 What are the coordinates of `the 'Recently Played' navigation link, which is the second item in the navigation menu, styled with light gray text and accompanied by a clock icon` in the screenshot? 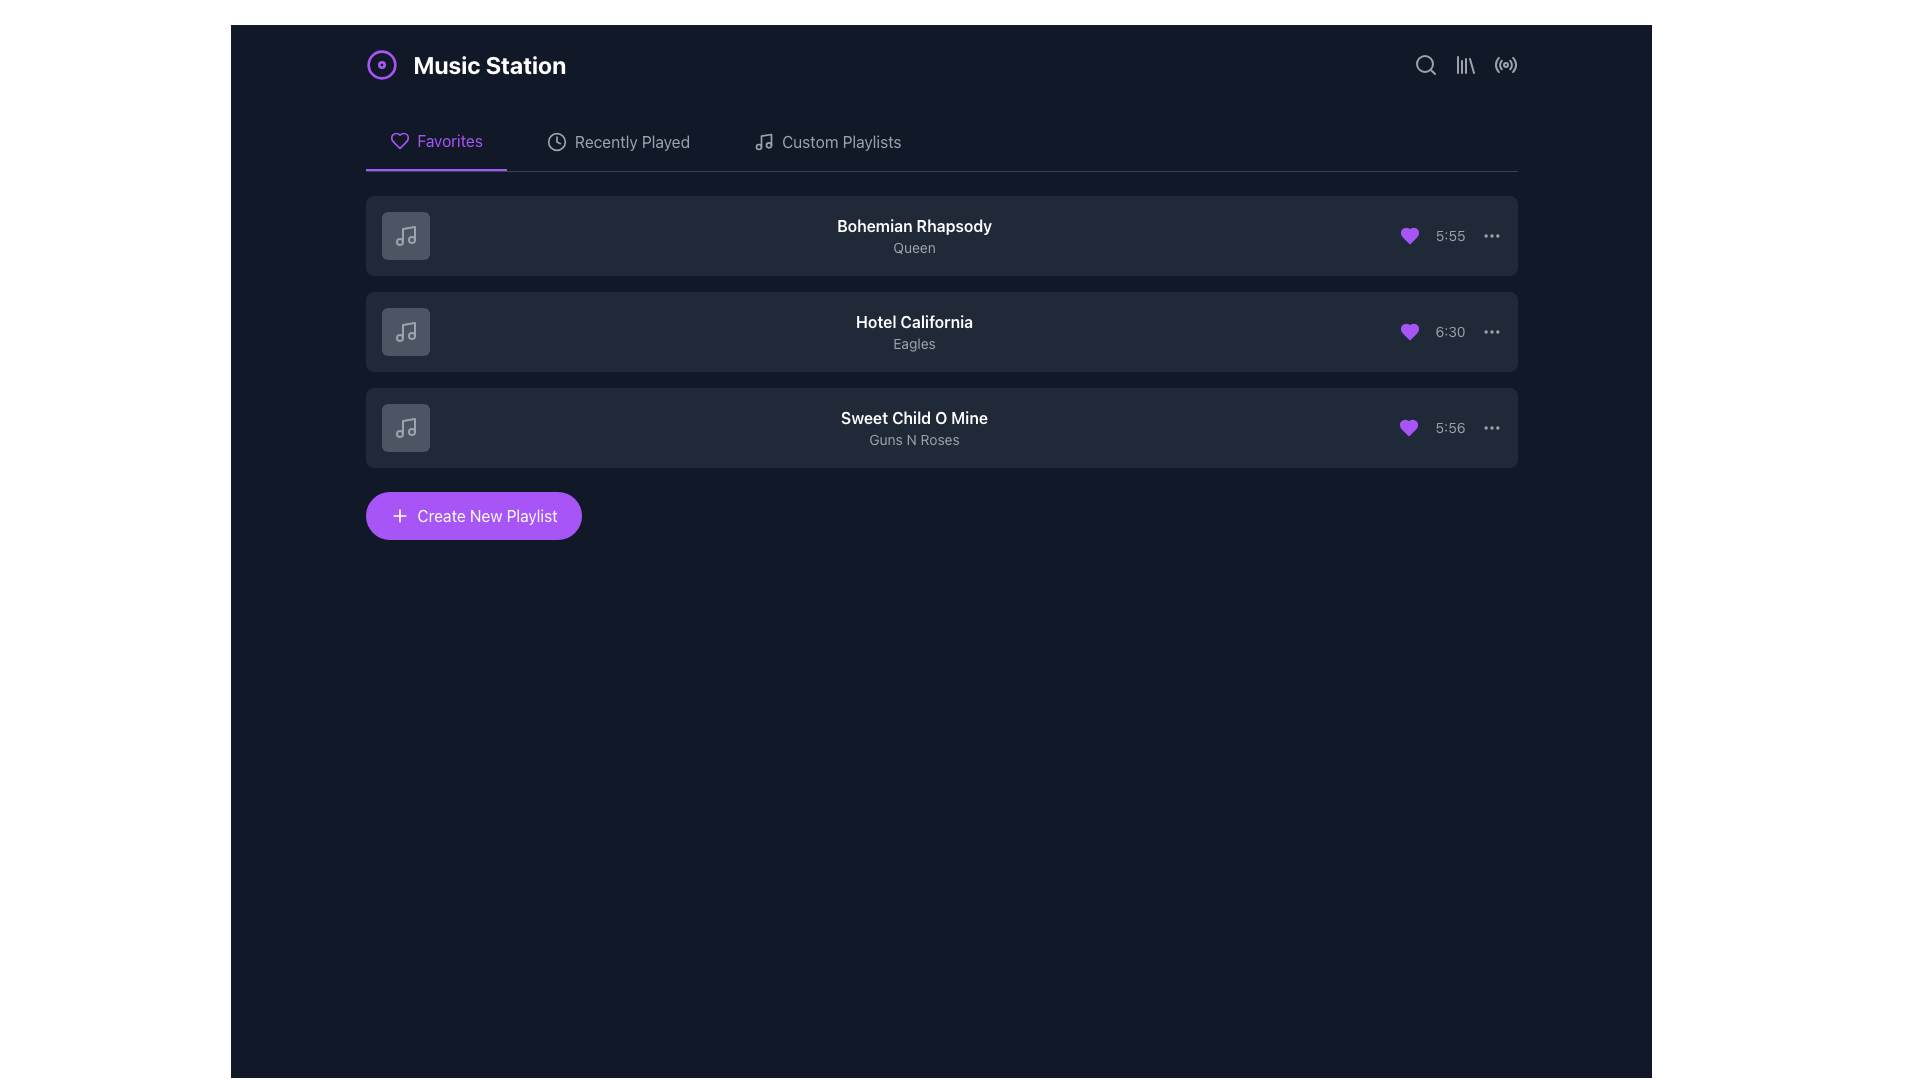 It's located at (631, 141).